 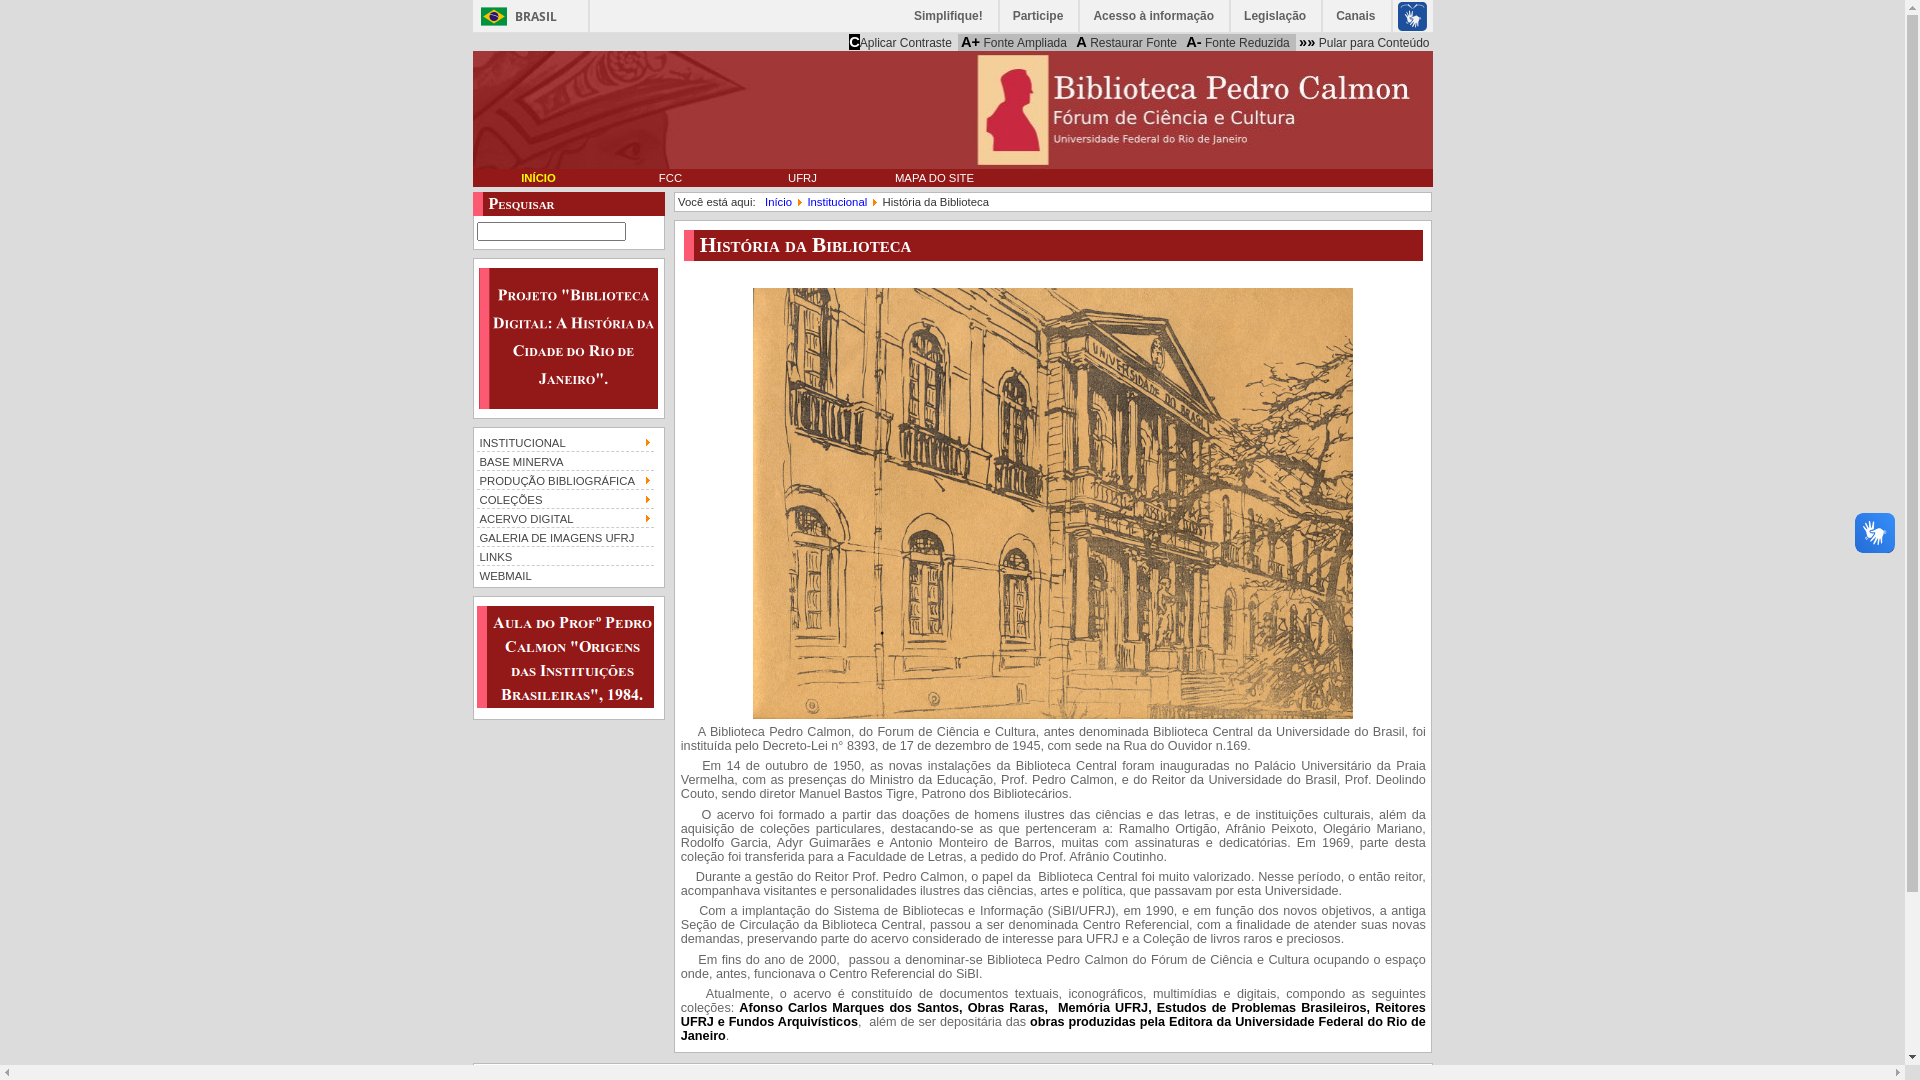 I want to click on 'Participe', so click(x=1039, y=15).